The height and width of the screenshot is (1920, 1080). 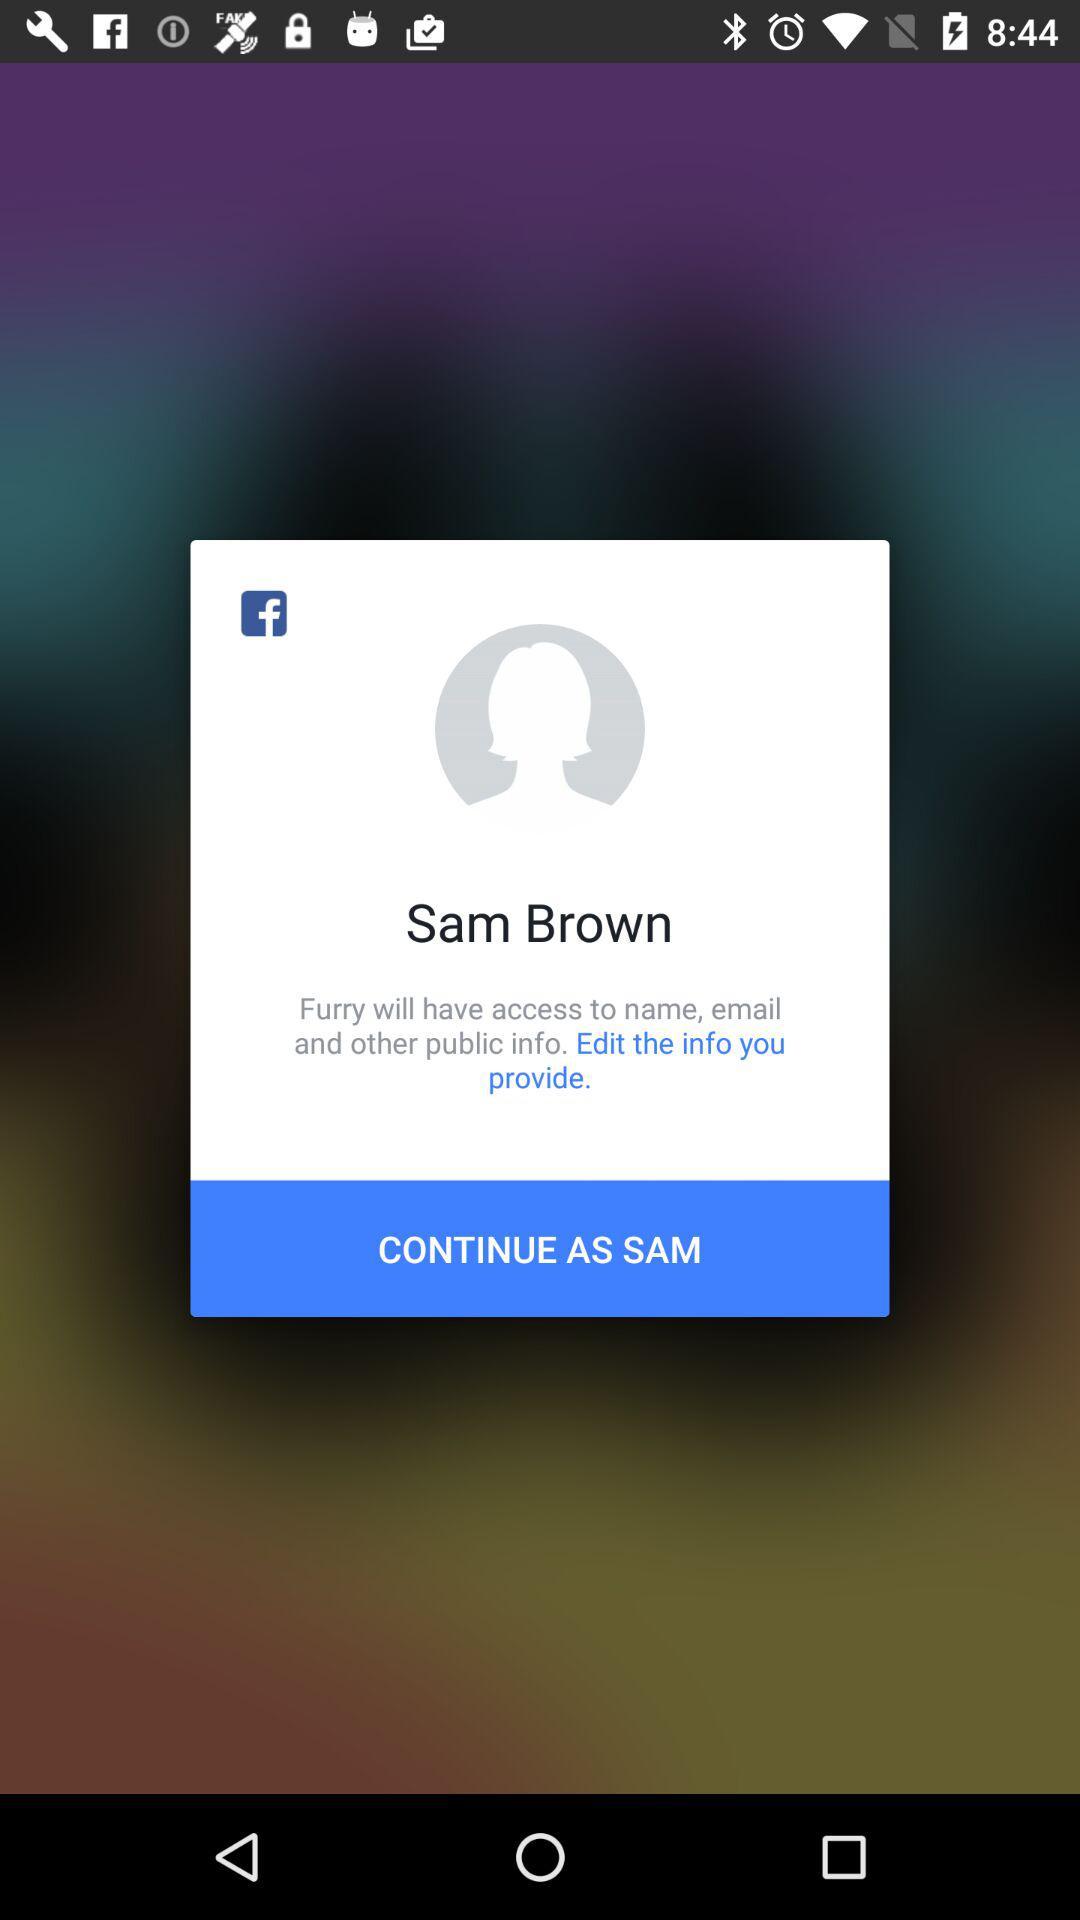 I want to click on the icon below the sam brown, so click(x=540, y=1041).